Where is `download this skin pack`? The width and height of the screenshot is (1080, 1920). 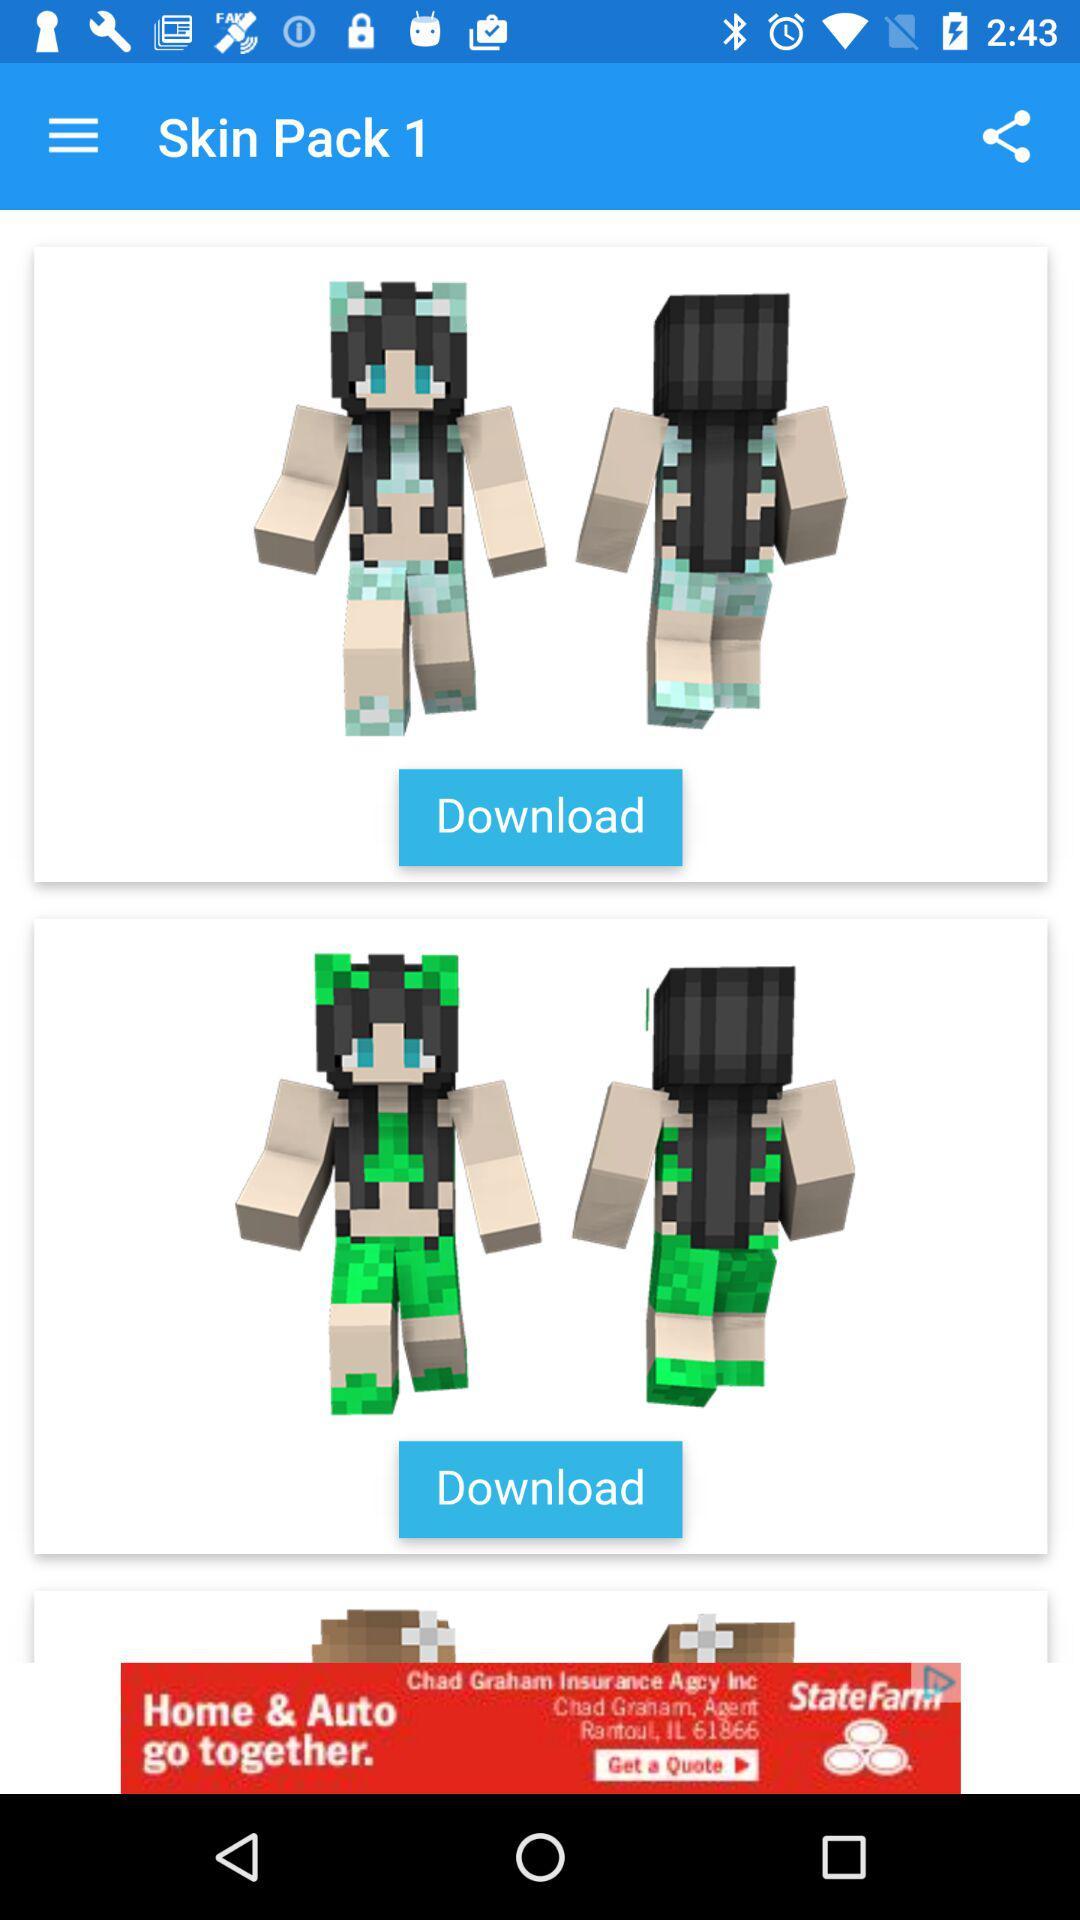 download this skin pack is located at coordinates (540, 935).